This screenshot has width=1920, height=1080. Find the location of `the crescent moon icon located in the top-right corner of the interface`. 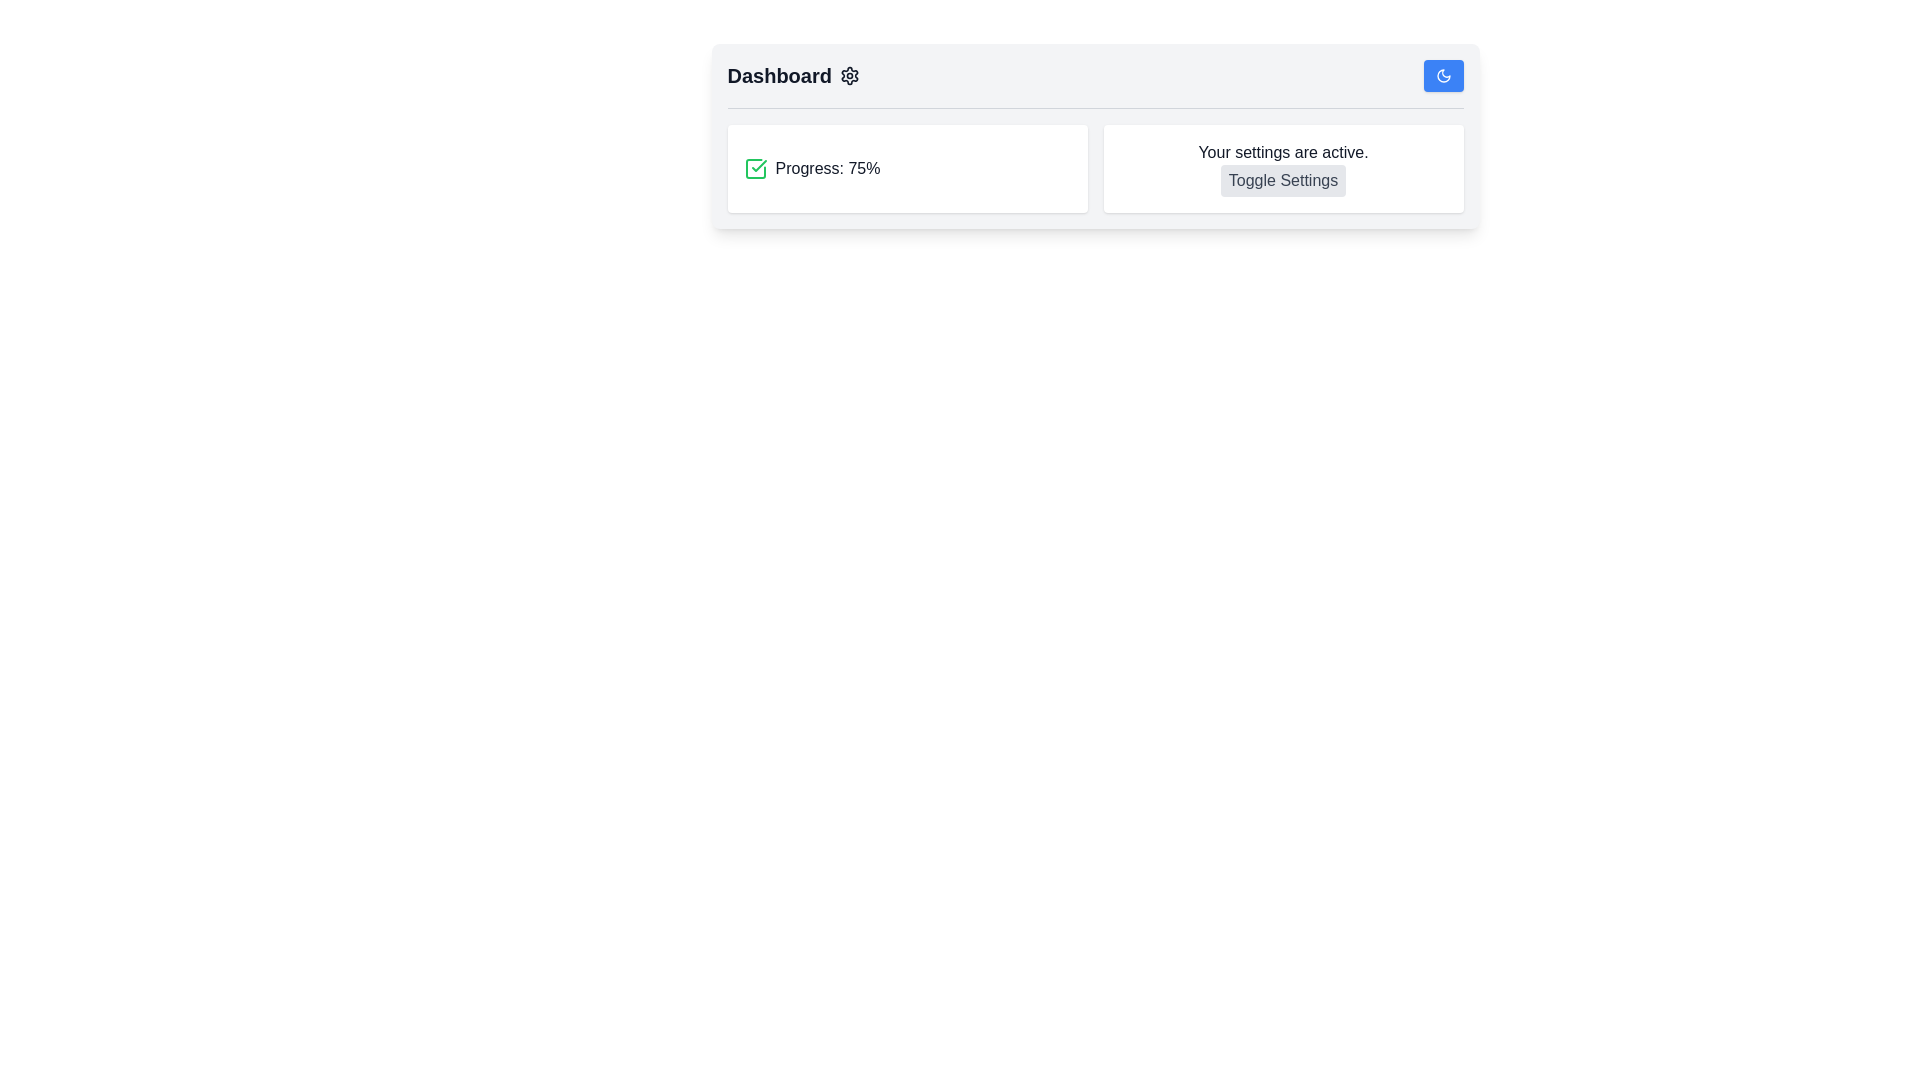

the crescent moon icon located in the top-right corner of the interface is located at coordinates (1443, 75).